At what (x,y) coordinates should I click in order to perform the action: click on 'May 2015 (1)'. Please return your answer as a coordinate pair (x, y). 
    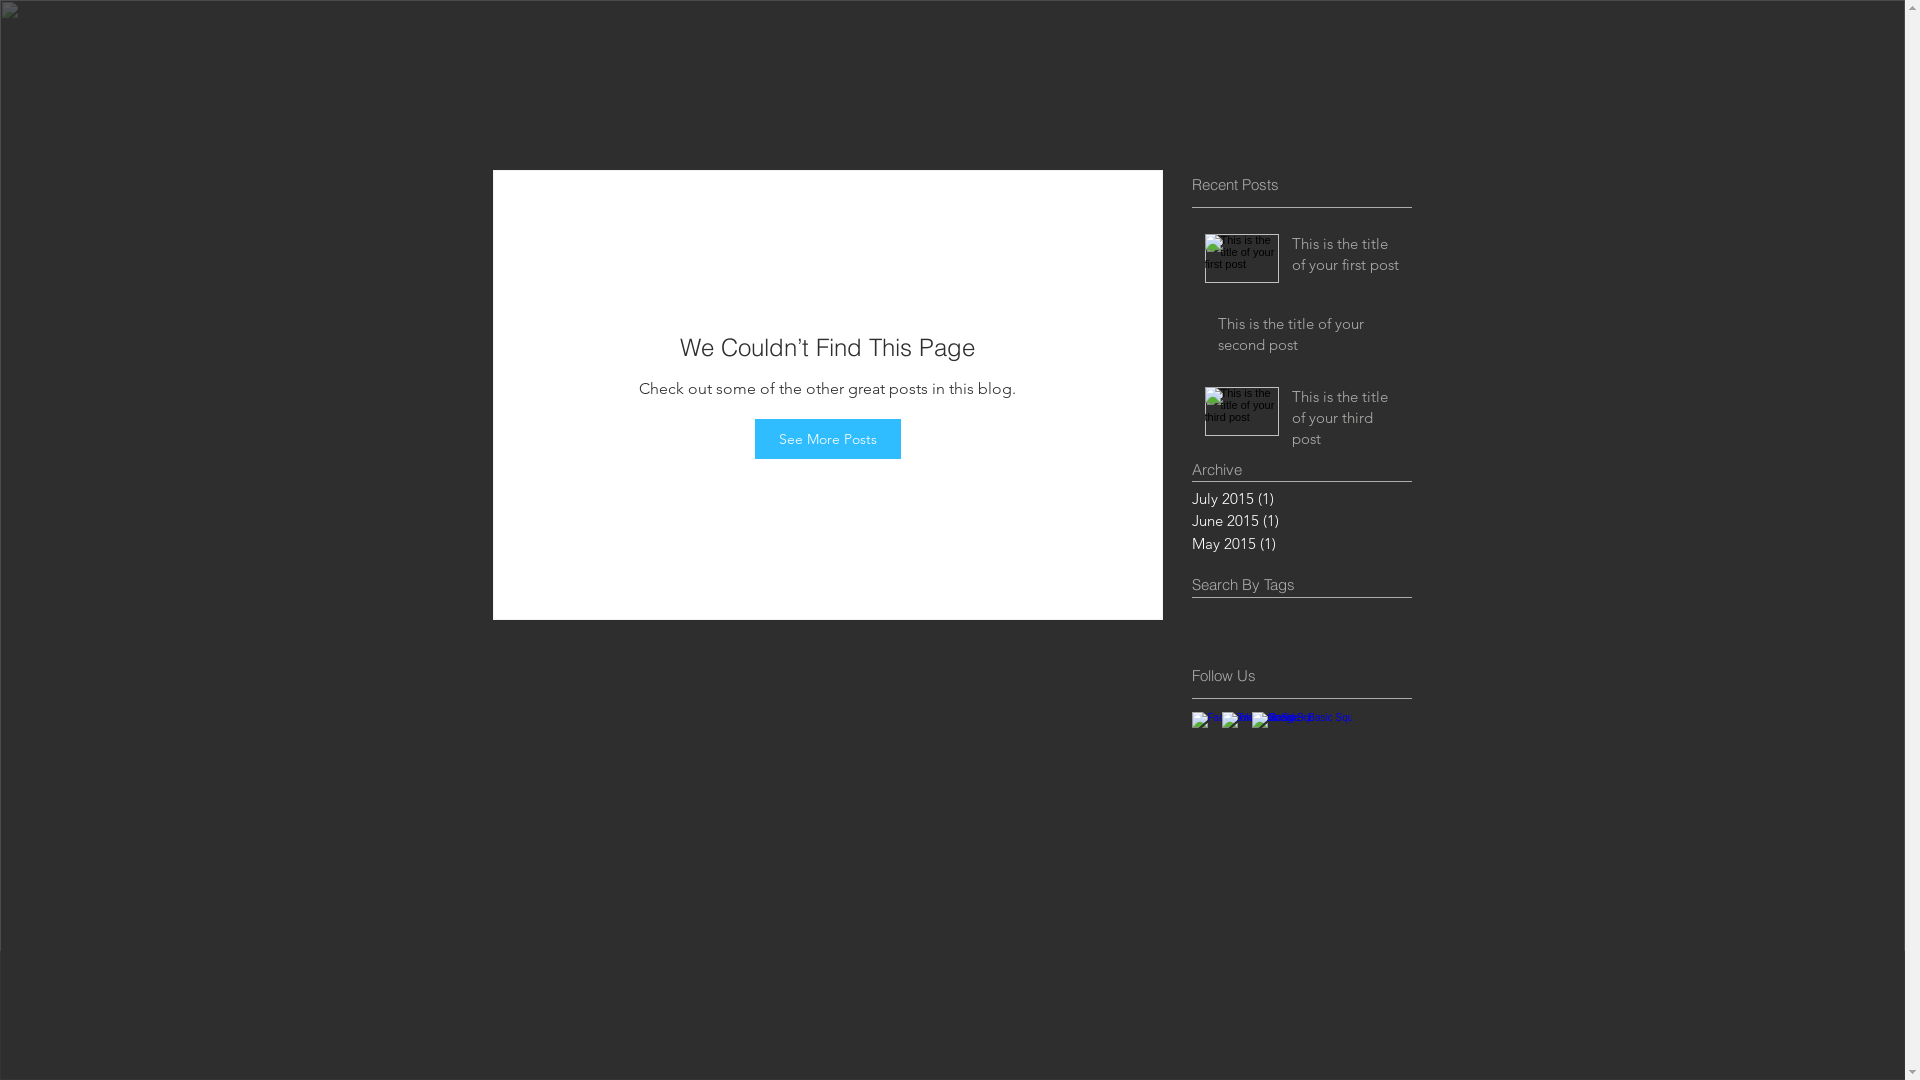
    Looking at the image, I should click on (1296, 544).